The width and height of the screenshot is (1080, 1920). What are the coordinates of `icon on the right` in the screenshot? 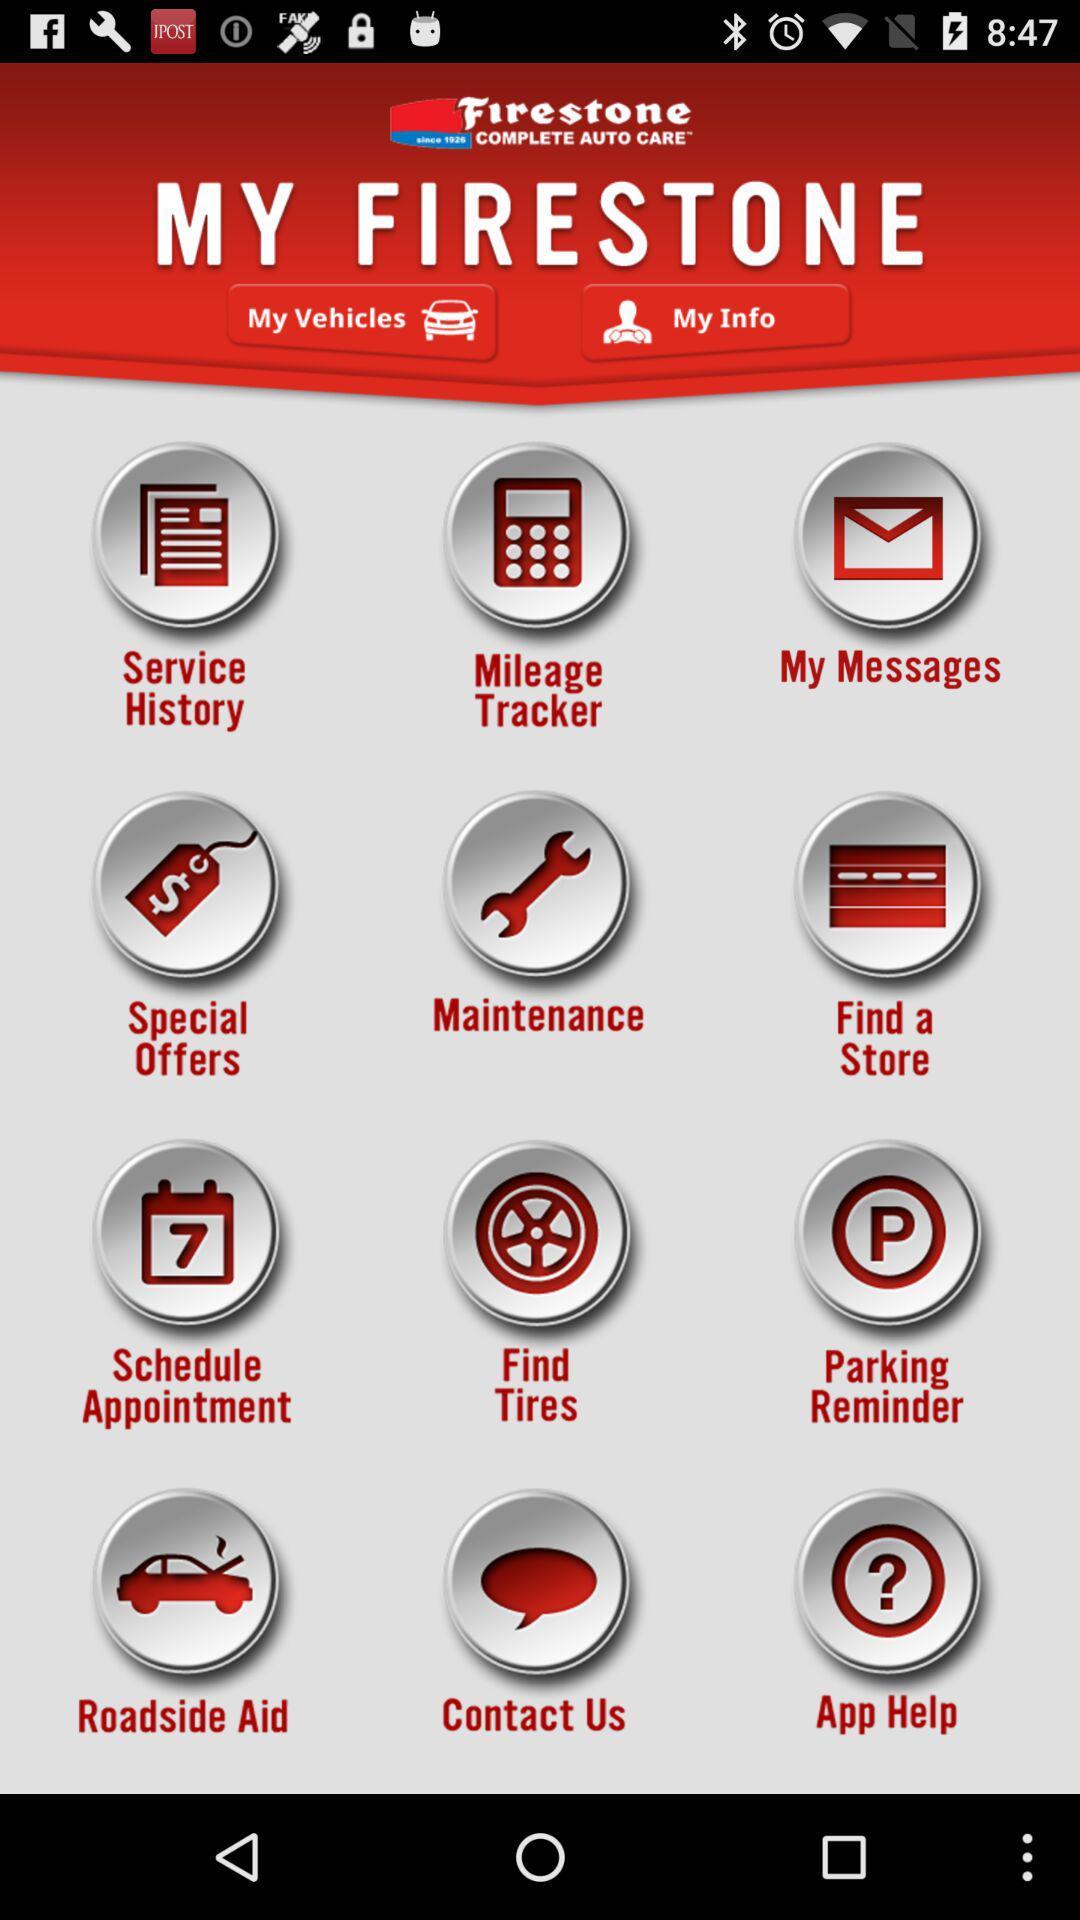 It's located at (890, 935).